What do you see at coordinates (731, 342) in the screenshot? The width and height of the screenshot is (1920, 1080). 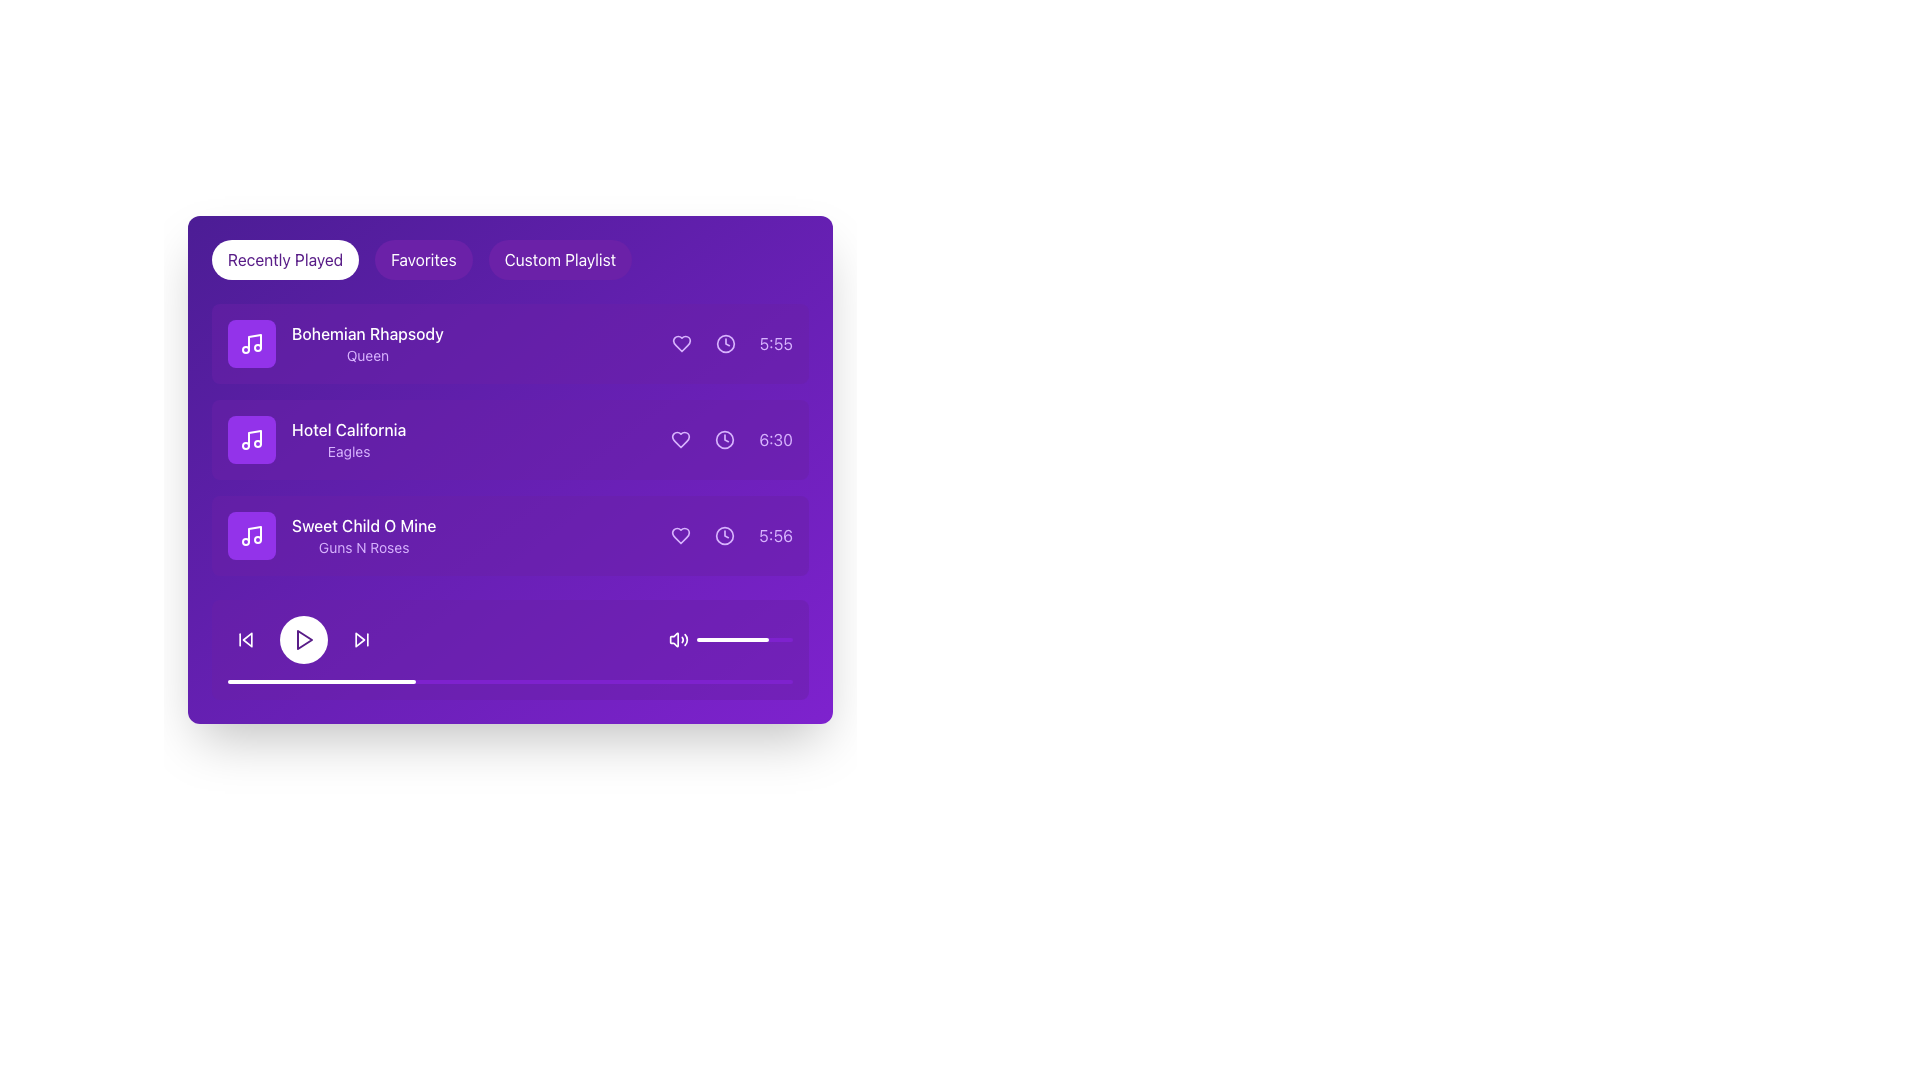 I see `the time display labeled '5:55' styled in a purple-themed design, located on the right side of the first row in the list labeled 'Bohemian Rhapsody'` at bounding box center [731, 342].